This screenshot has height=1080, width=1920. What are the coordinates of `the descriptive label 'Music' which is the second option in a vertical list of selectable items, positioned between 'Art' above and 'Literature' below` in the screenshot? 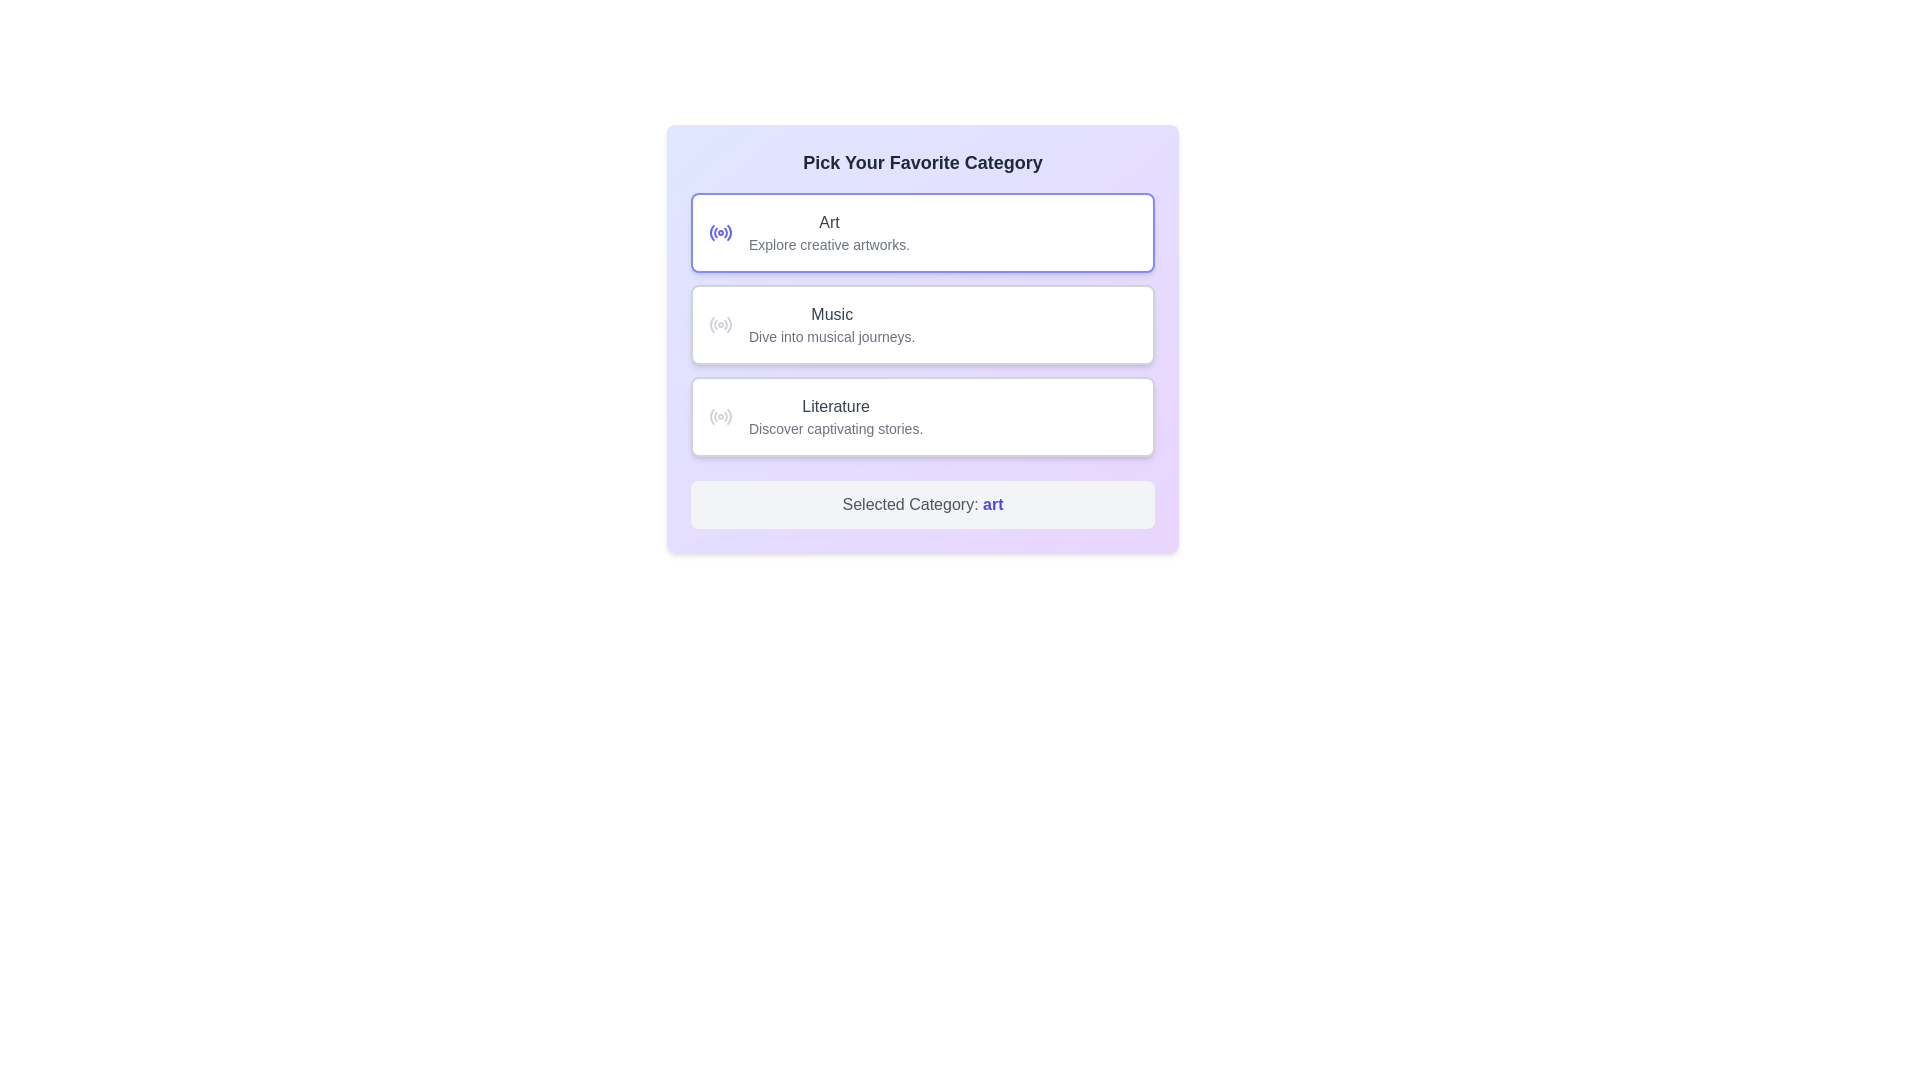 It's located at (832, 323).